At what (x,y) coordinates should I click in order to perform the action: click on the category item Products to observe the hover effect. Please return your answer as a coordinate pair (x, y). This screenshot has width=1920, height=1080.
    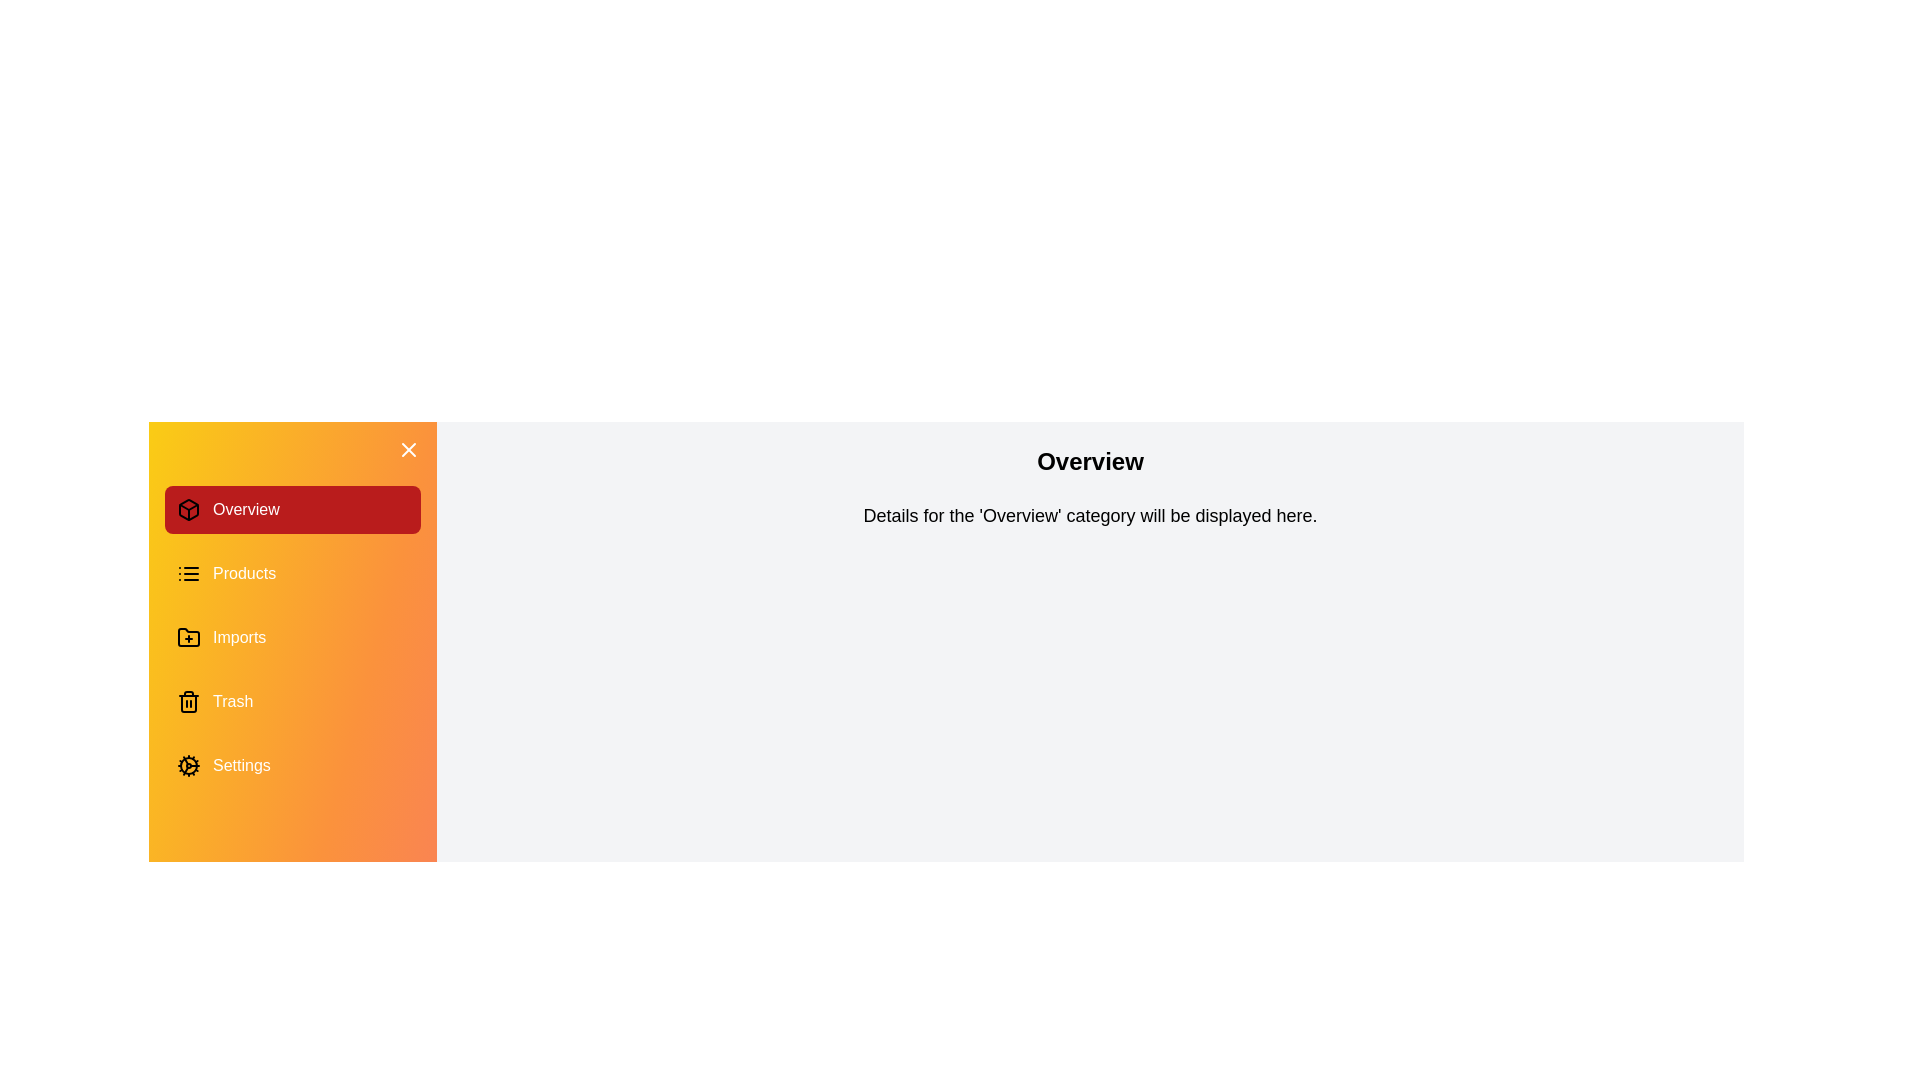
    Looking at the image, I should click on (291, 574).